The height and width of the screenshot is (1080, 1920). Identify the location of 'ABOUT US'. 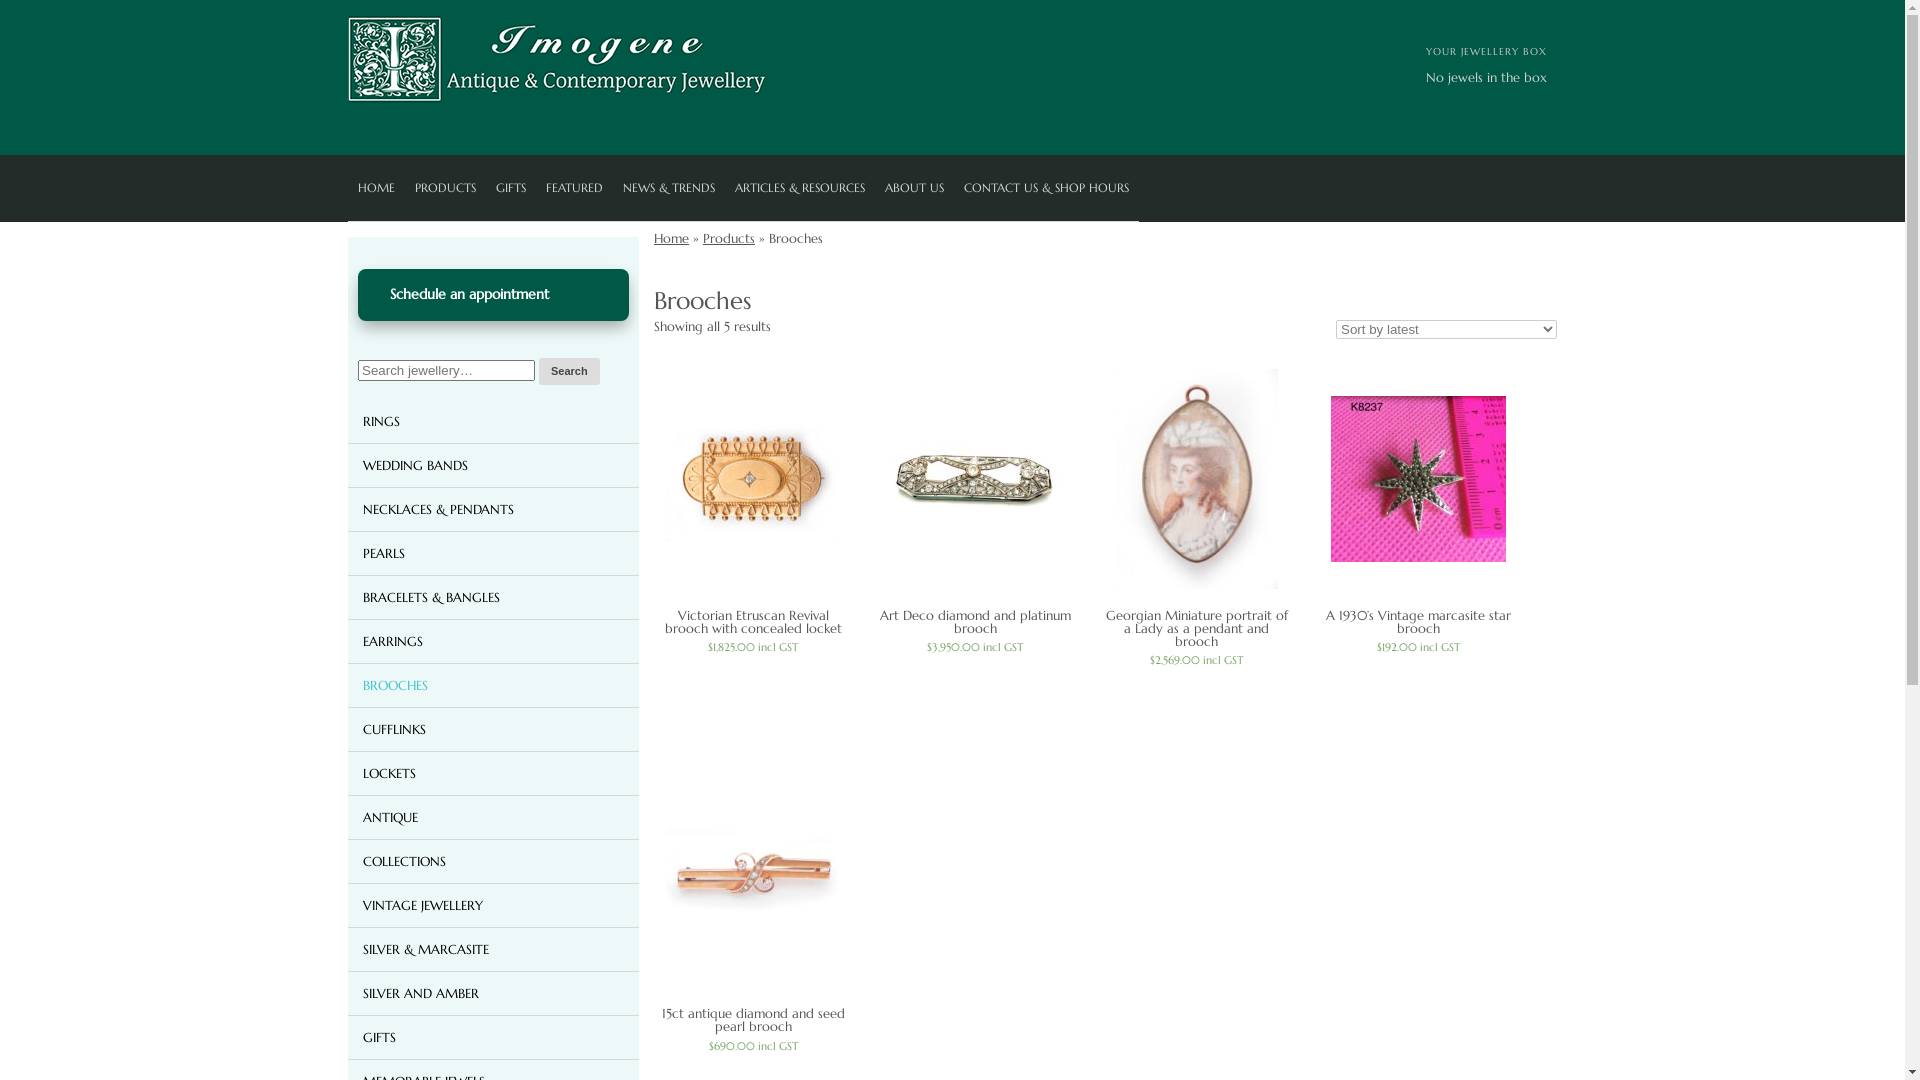
(874, 188).